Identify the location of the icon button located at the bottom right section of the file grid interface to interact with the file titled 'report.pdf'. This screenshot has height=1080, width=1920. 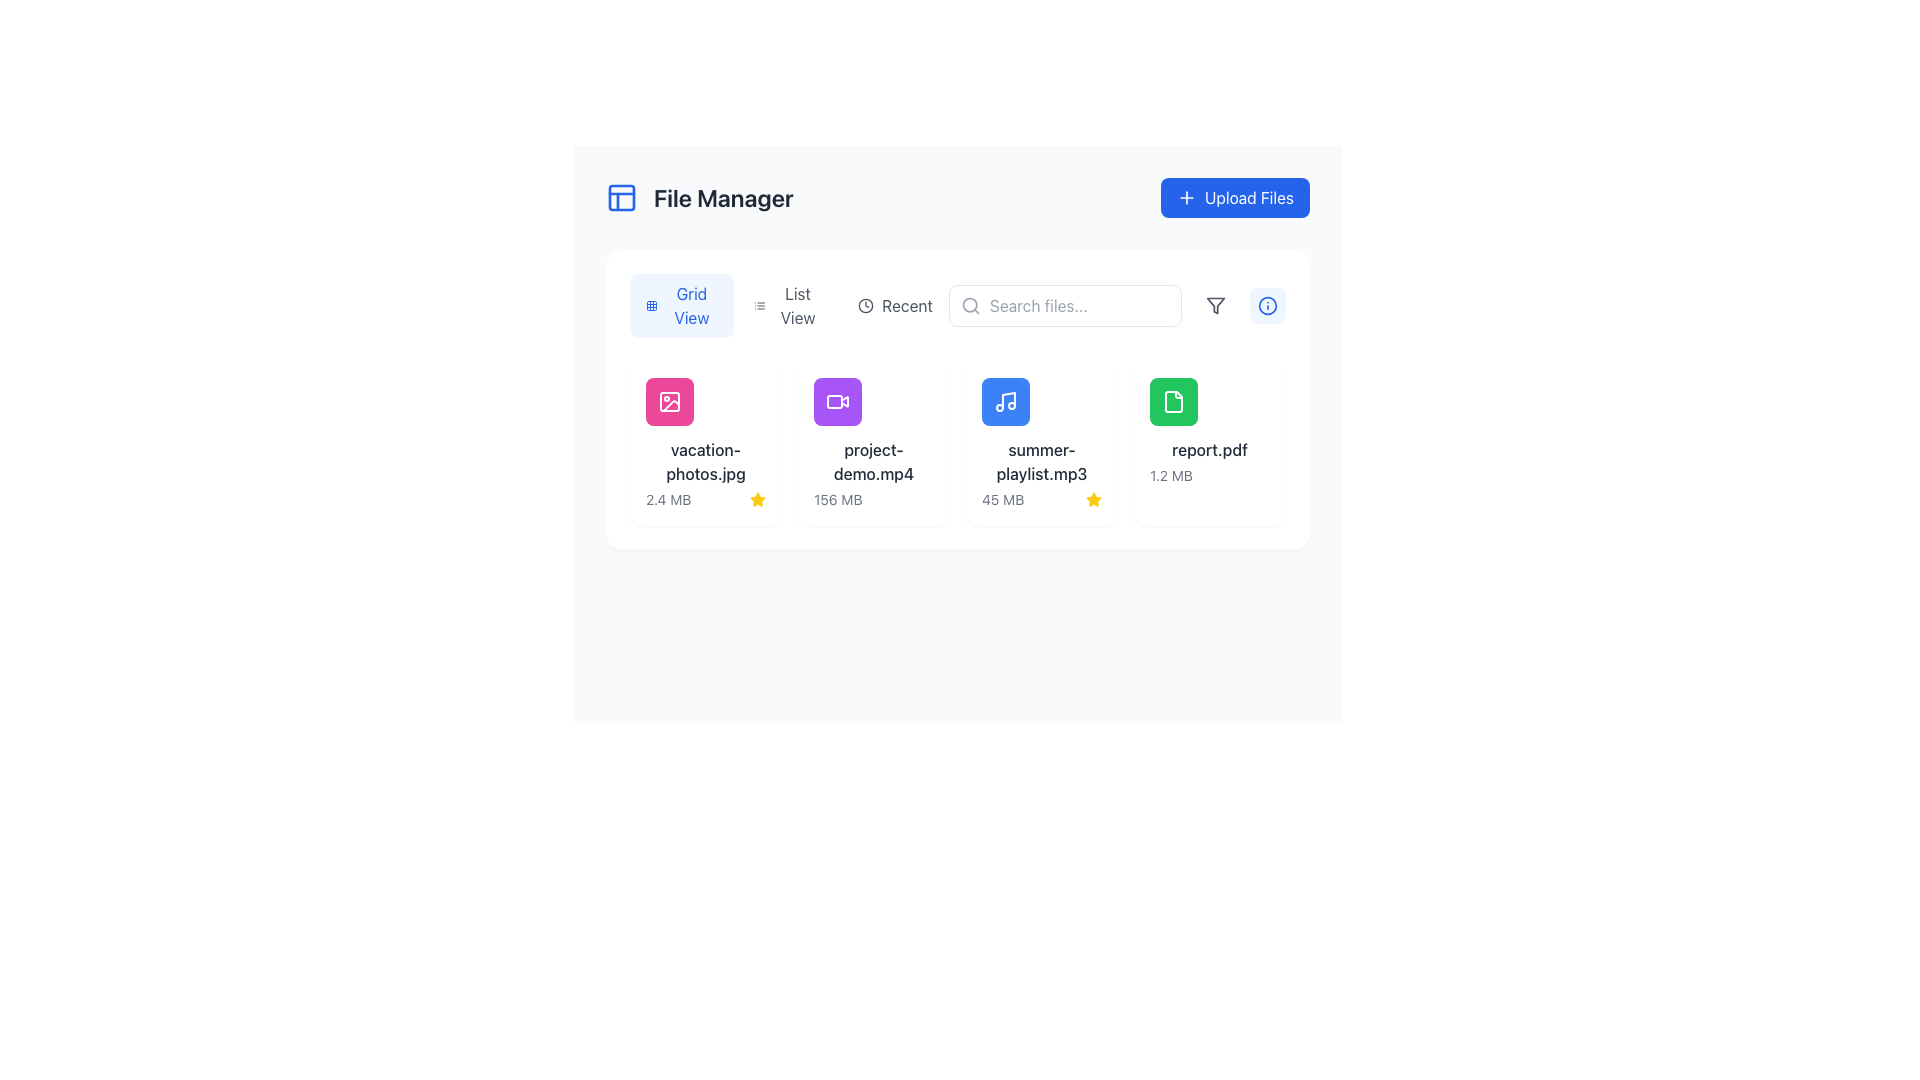
(1174, 401).